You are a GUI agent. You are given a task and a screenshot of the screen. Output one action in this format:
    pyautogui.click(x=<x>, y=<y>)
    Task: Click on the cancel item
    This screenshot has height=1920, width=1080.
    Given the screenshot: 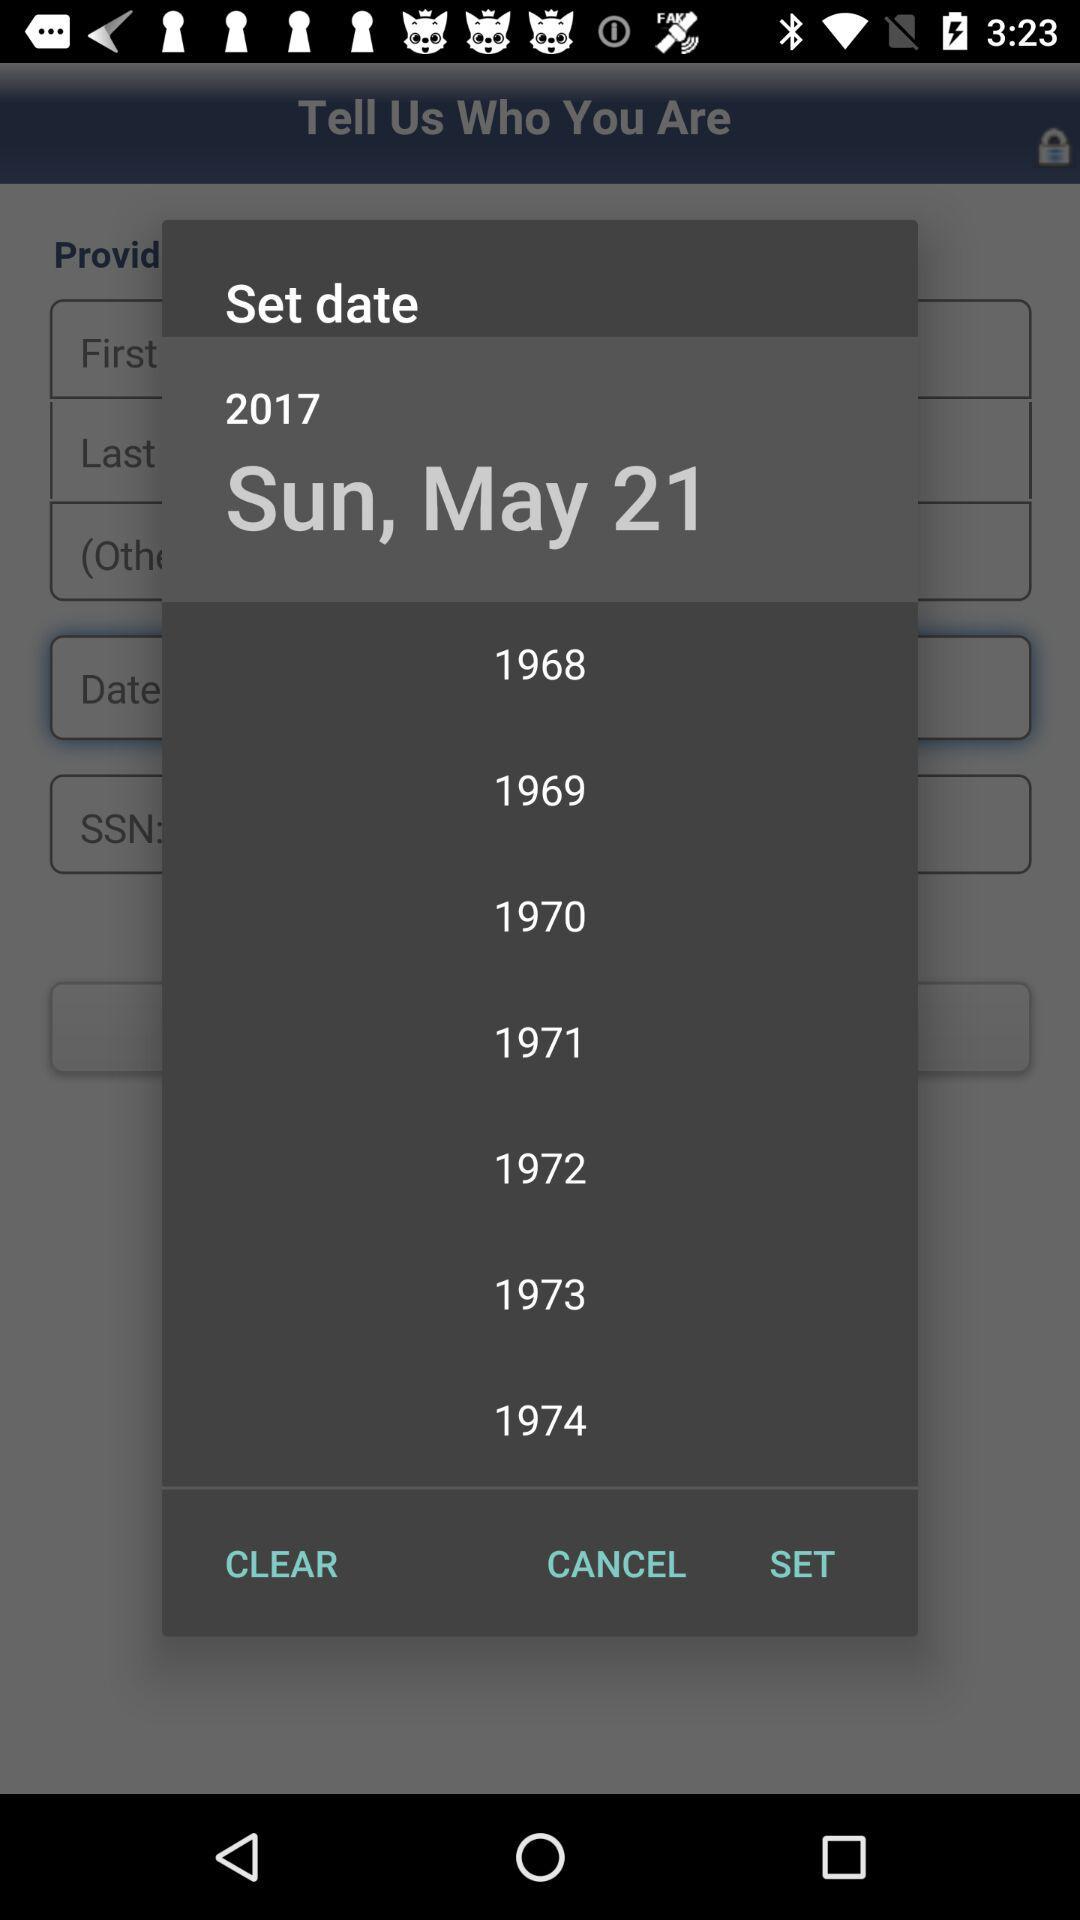 What is the action you would take?
    pyautogui.click(x=615, y=1562)
    